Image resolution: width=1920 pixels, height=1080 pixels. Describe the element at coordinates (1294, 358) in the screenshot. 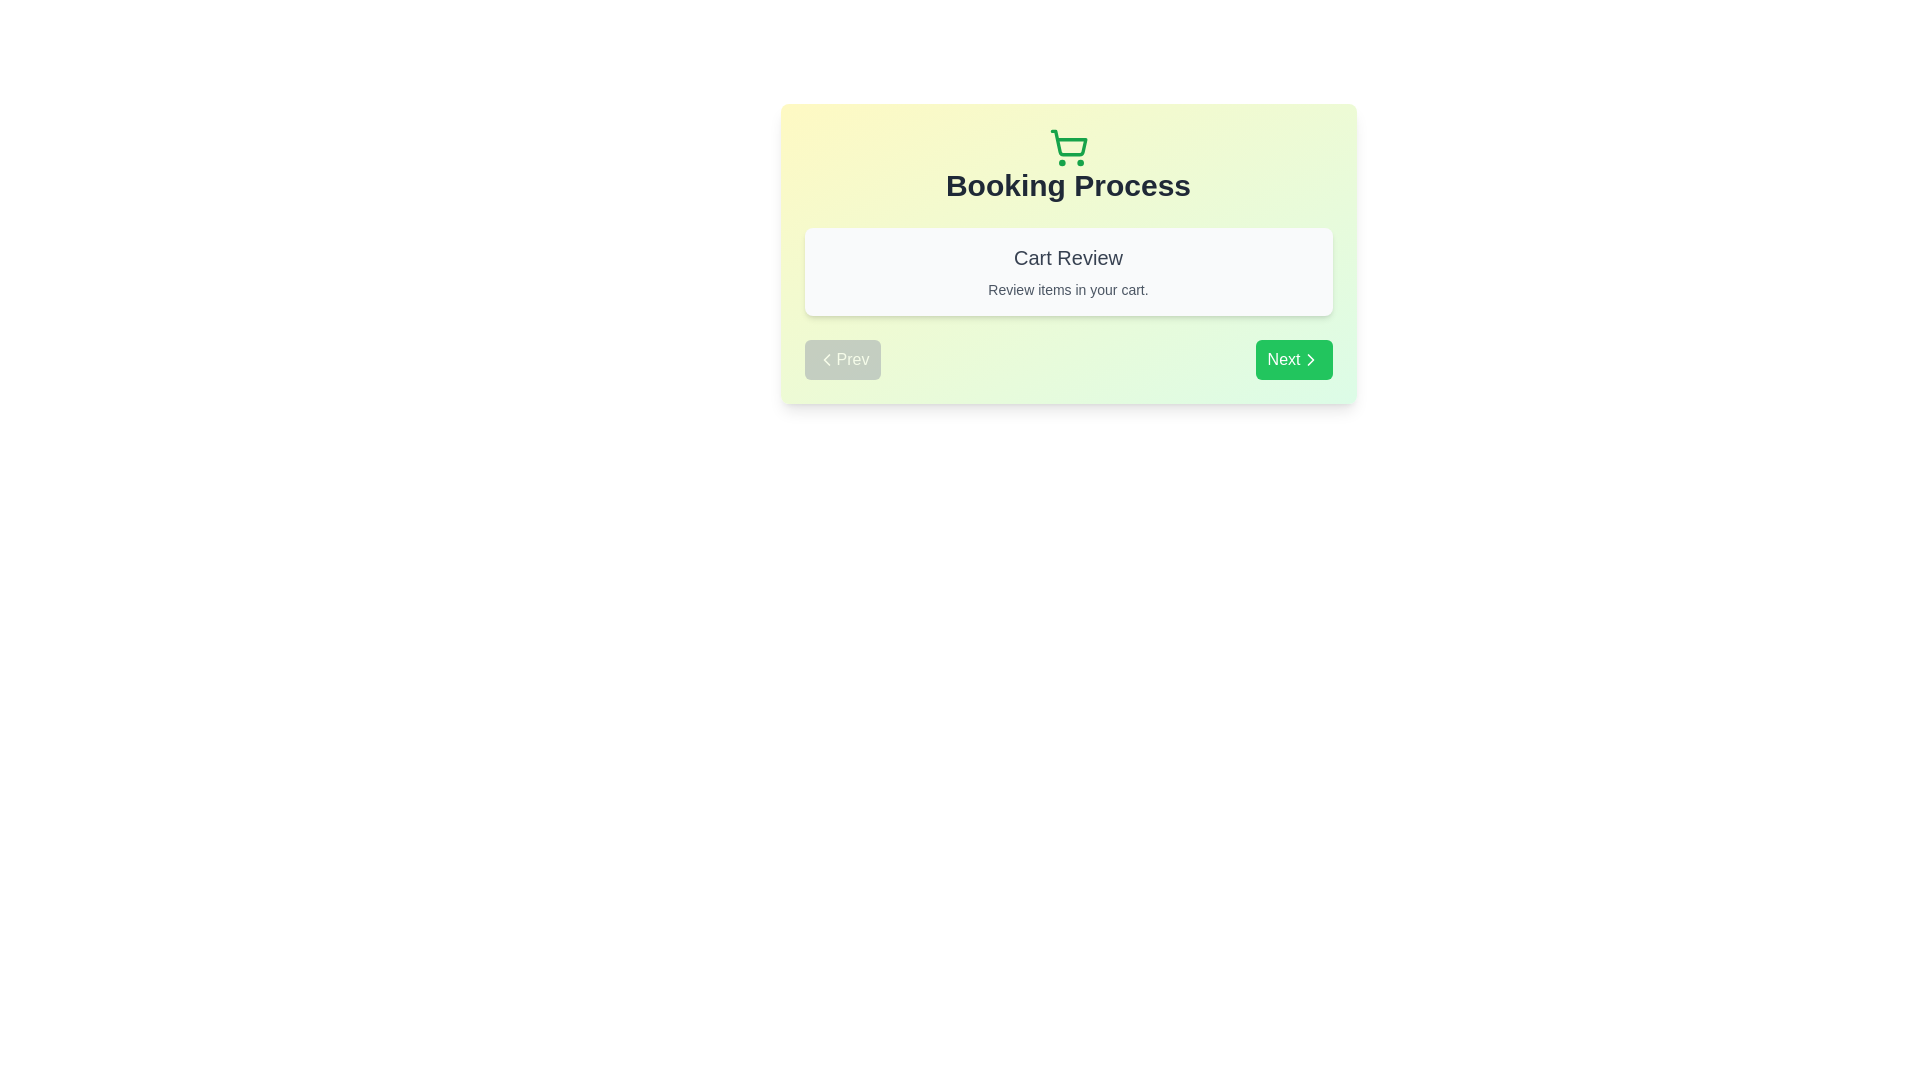

I see `the second button on the far-right end of the layout` at that location.